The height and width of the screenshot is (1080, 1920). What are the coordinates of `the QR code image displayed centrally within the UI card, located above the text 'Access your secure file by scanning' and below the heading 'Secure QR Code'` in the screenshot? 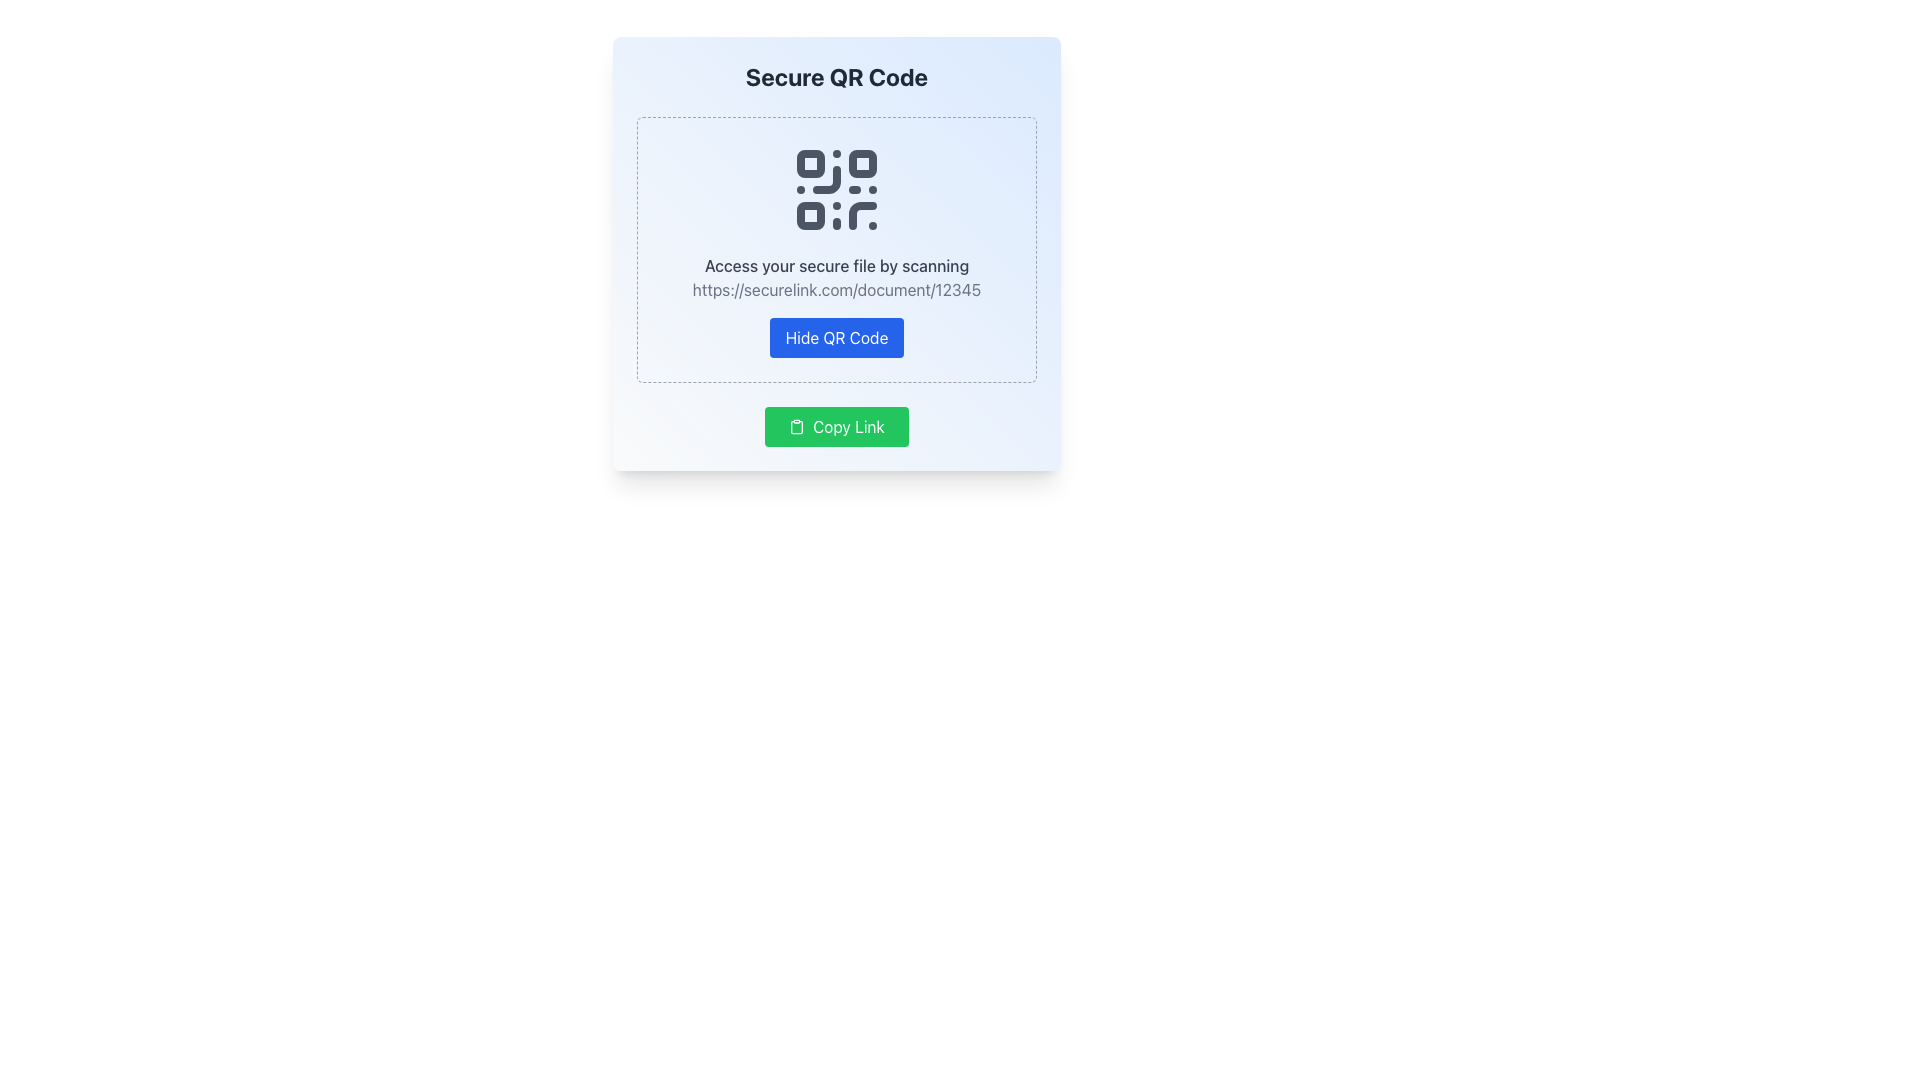 It's located at (836, 189).